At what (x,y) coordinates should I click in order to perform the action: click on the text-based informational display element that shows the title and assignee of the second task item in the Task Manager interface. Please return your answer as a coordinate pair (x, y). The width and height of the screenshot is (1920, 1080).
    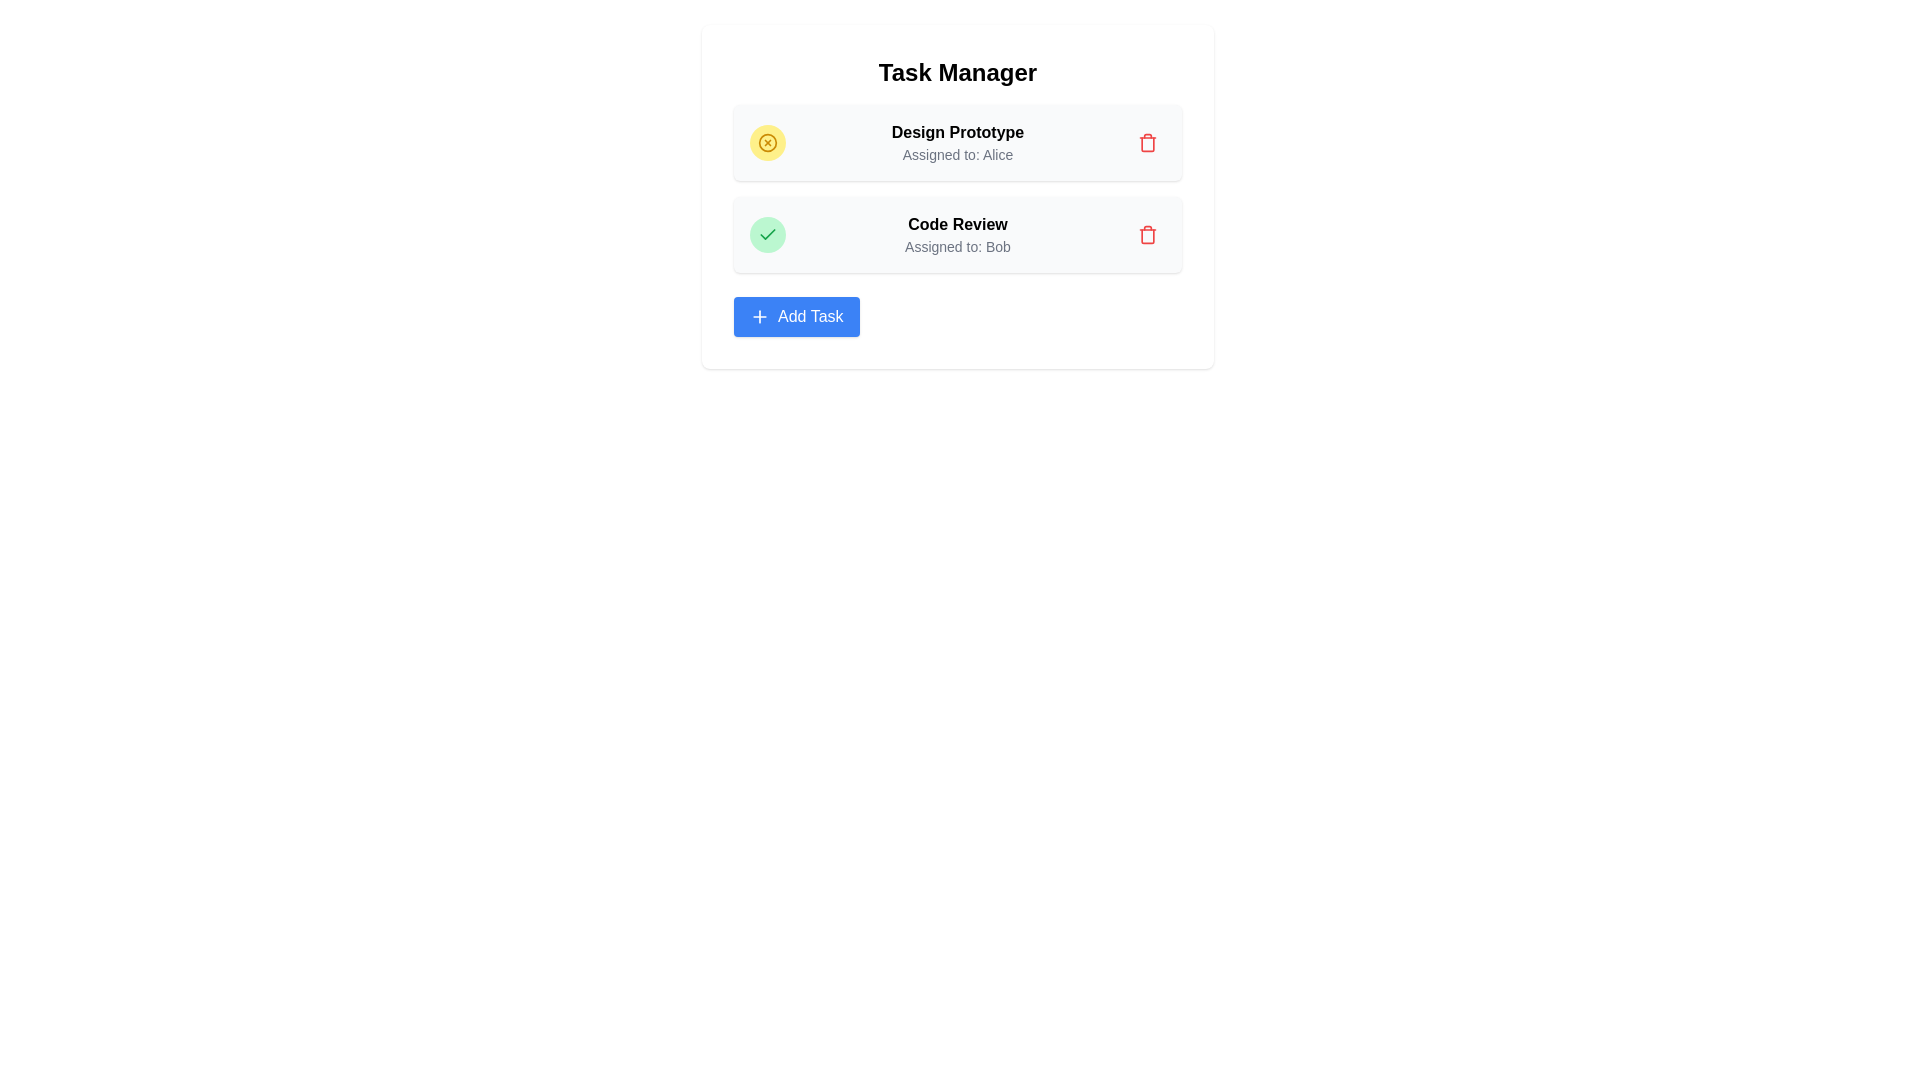
    Looking at the image, I should click on (957, 234).